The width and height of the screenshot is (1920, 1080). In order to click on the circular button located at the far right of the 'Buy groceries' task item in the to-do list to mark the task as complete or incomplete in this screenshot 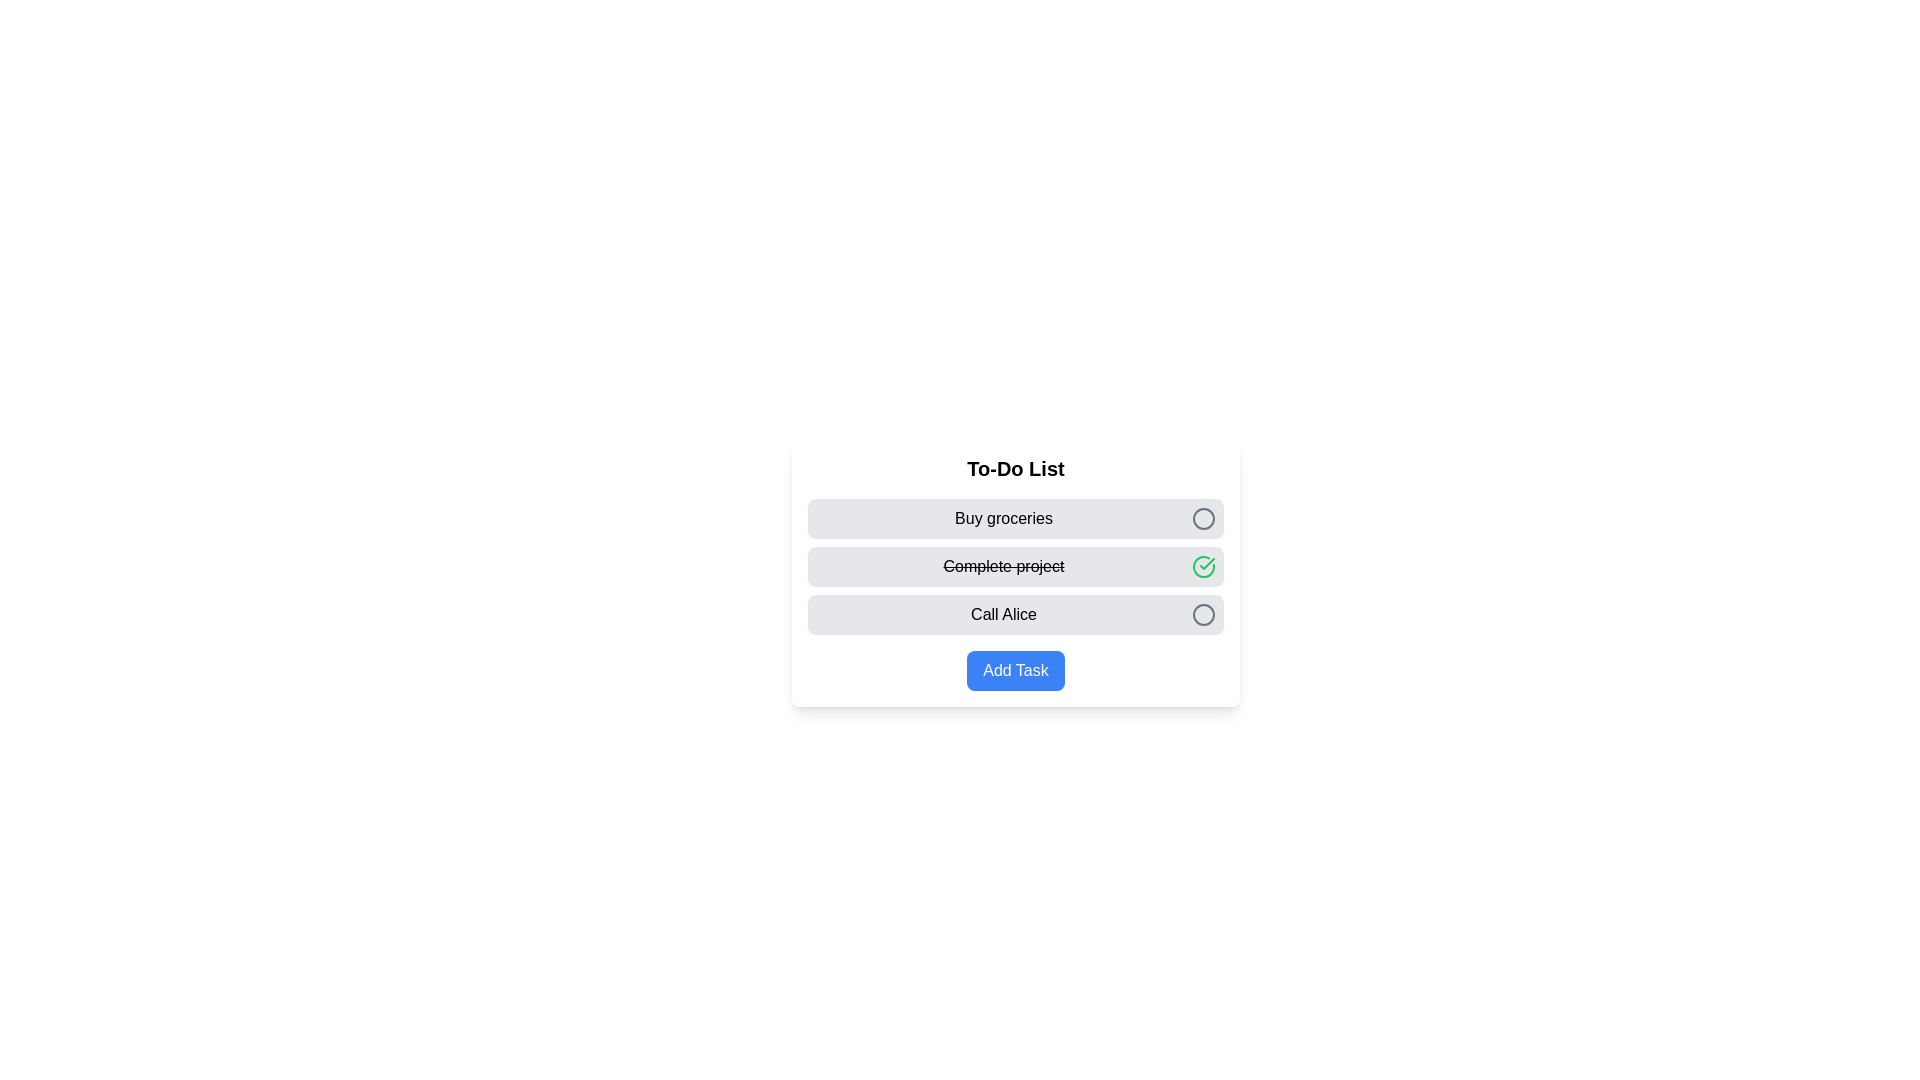, I will do `click(1203, 518)`.